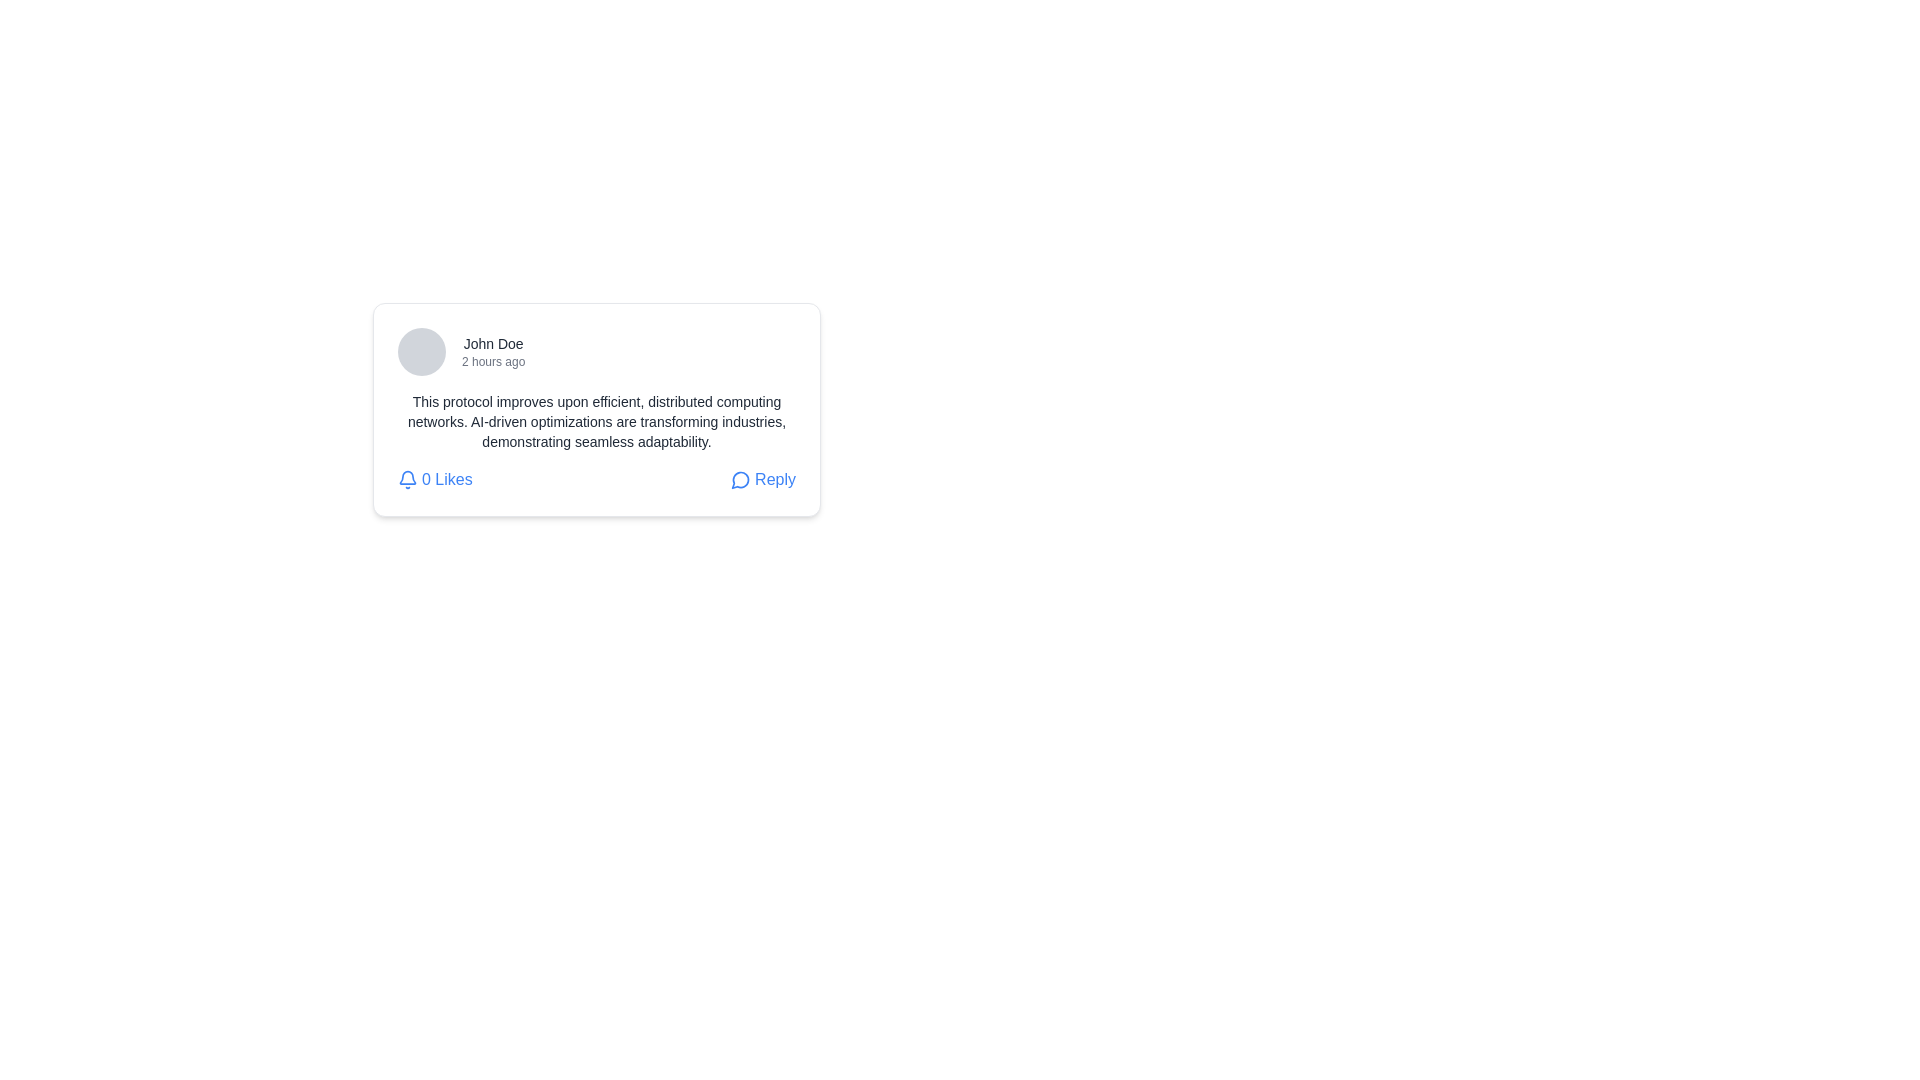 This screenshot has width=1920, height=1080. What do you see at coordinates (493, 362) in the screenshot?
I see `the static text displaying the timestamp of the last update, located below 'John Doe' in the upper-left section of the card component` at bounding box center [493, 362].